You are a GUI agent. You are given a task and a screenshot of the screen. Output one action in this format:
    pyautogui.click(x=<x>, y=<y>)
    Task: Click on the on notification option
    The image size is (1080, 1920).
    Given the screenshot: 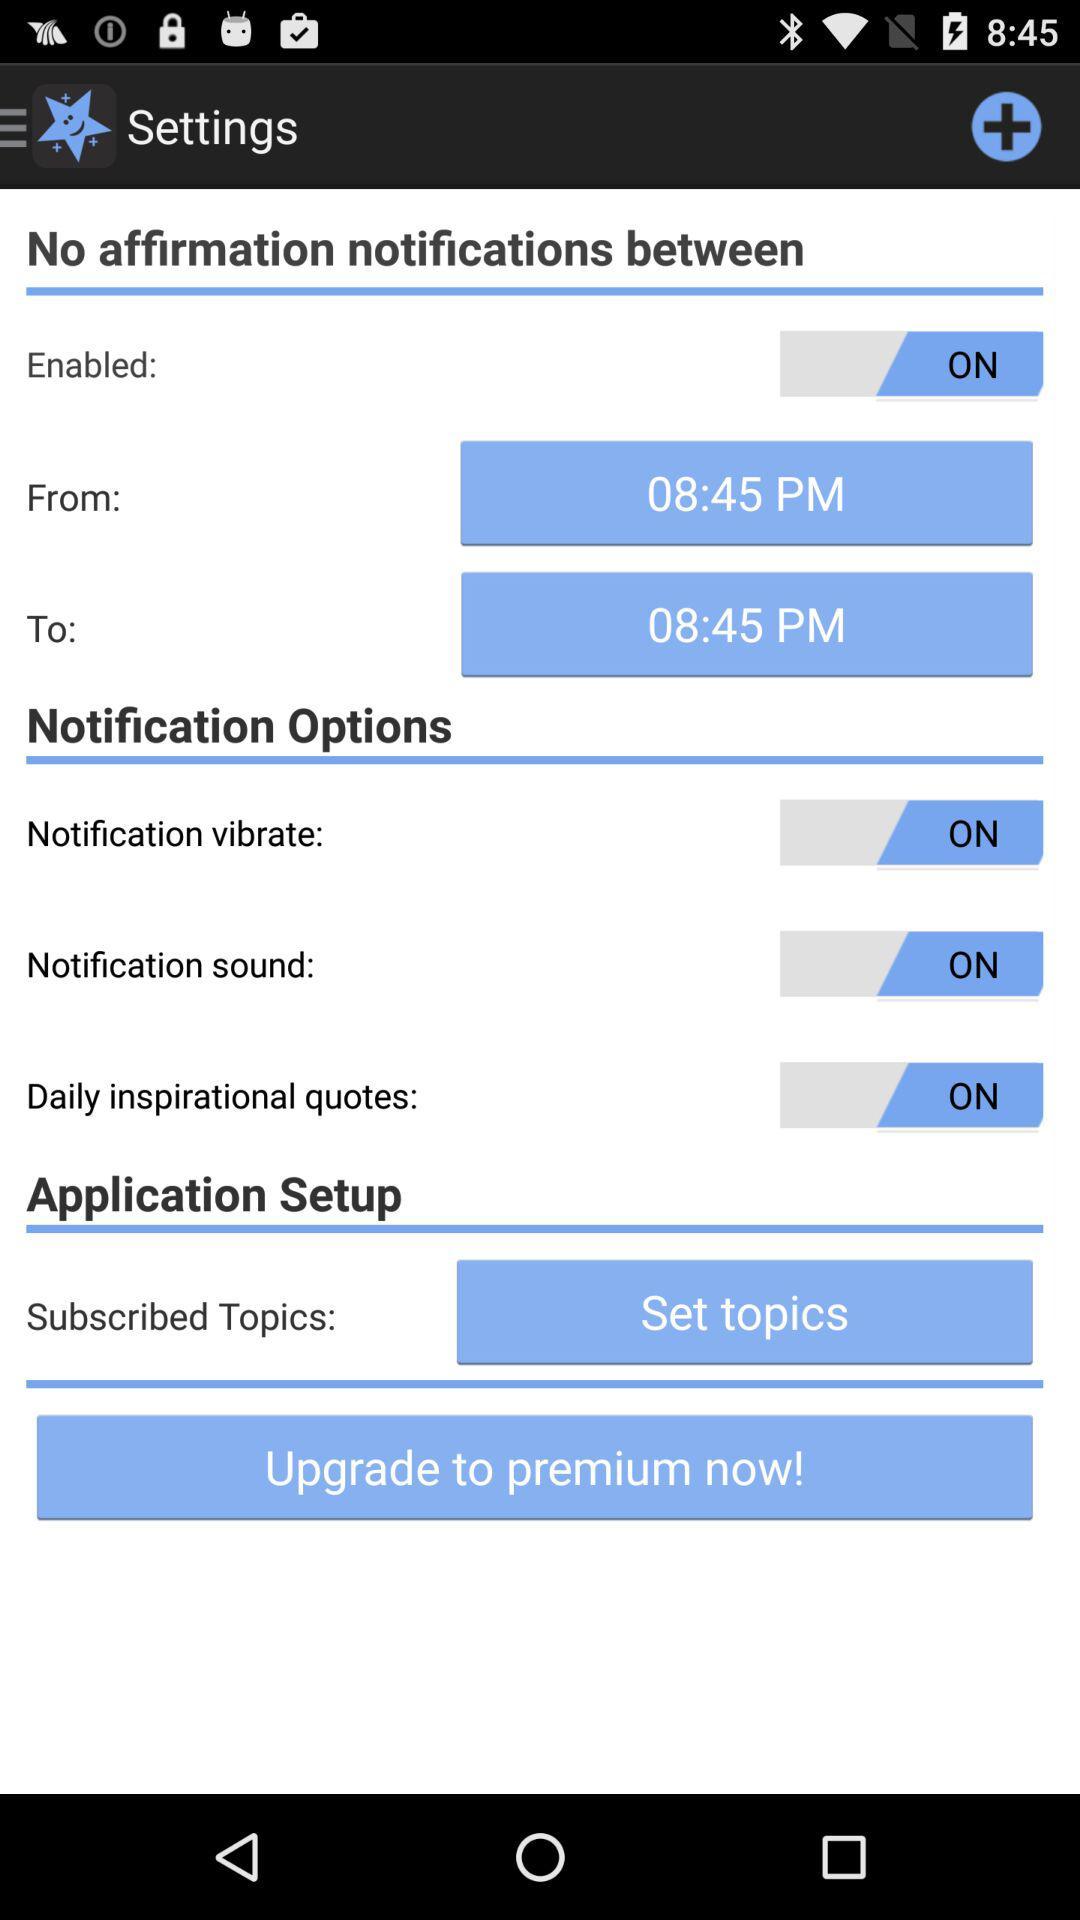 What is the action you would take?
    pyautogui.click(x=533, y=723)
    